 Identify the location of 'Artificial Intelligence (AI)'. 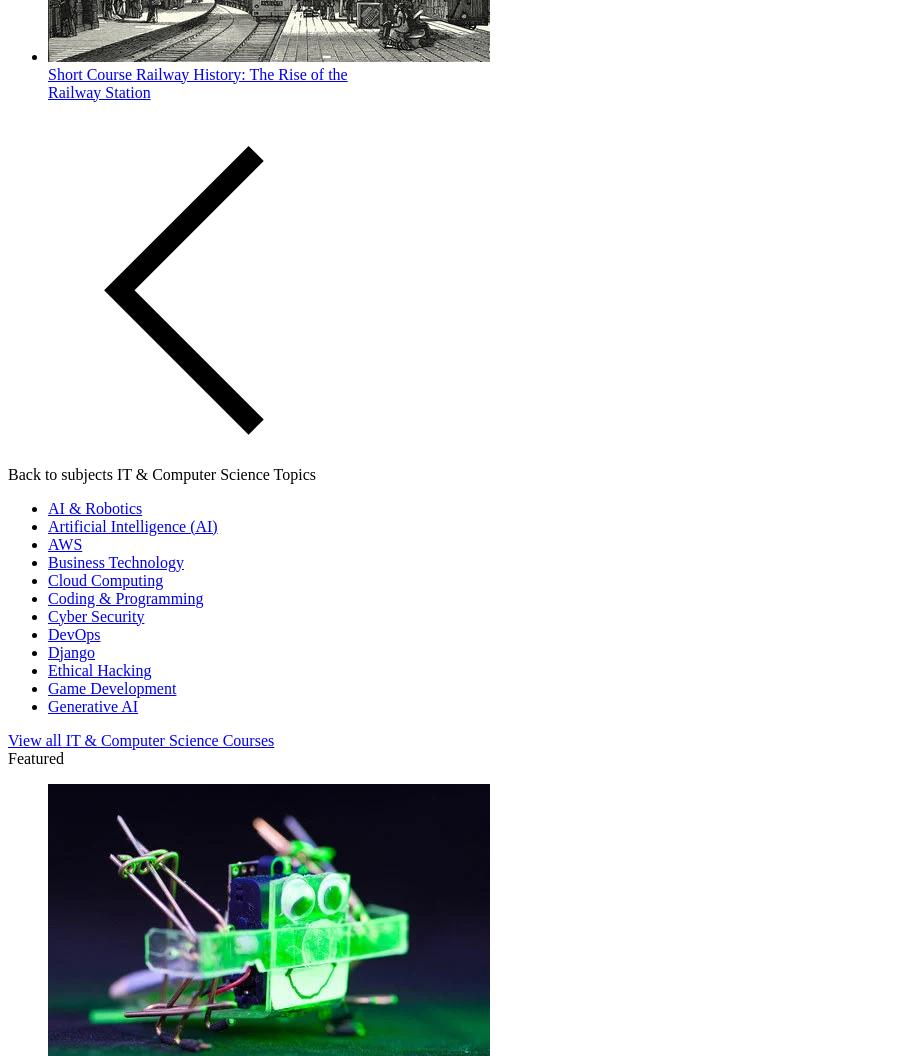
(132, 524).